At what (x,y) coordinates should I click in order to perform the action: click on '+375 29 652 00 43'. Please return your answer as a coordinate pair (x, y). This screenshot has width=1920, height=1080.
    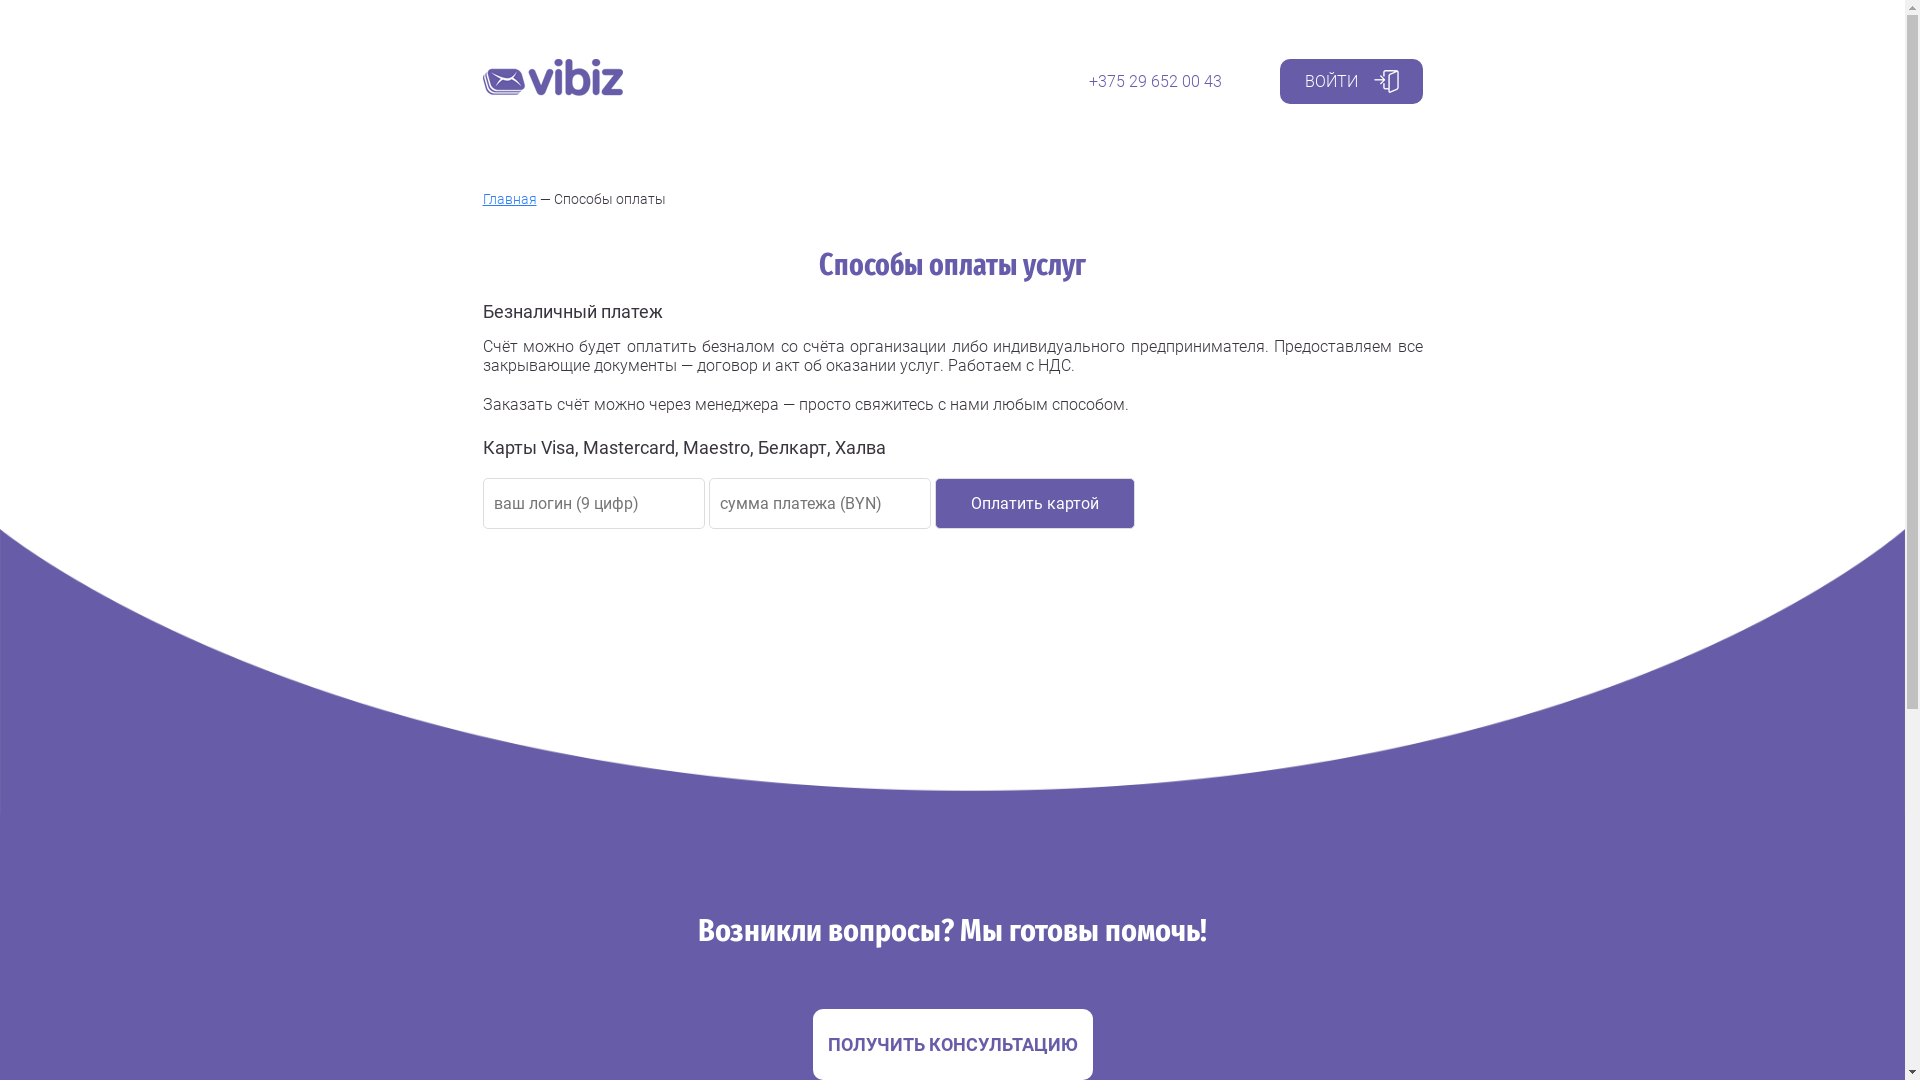
    Looking at the image, I should click on (1154, 80).